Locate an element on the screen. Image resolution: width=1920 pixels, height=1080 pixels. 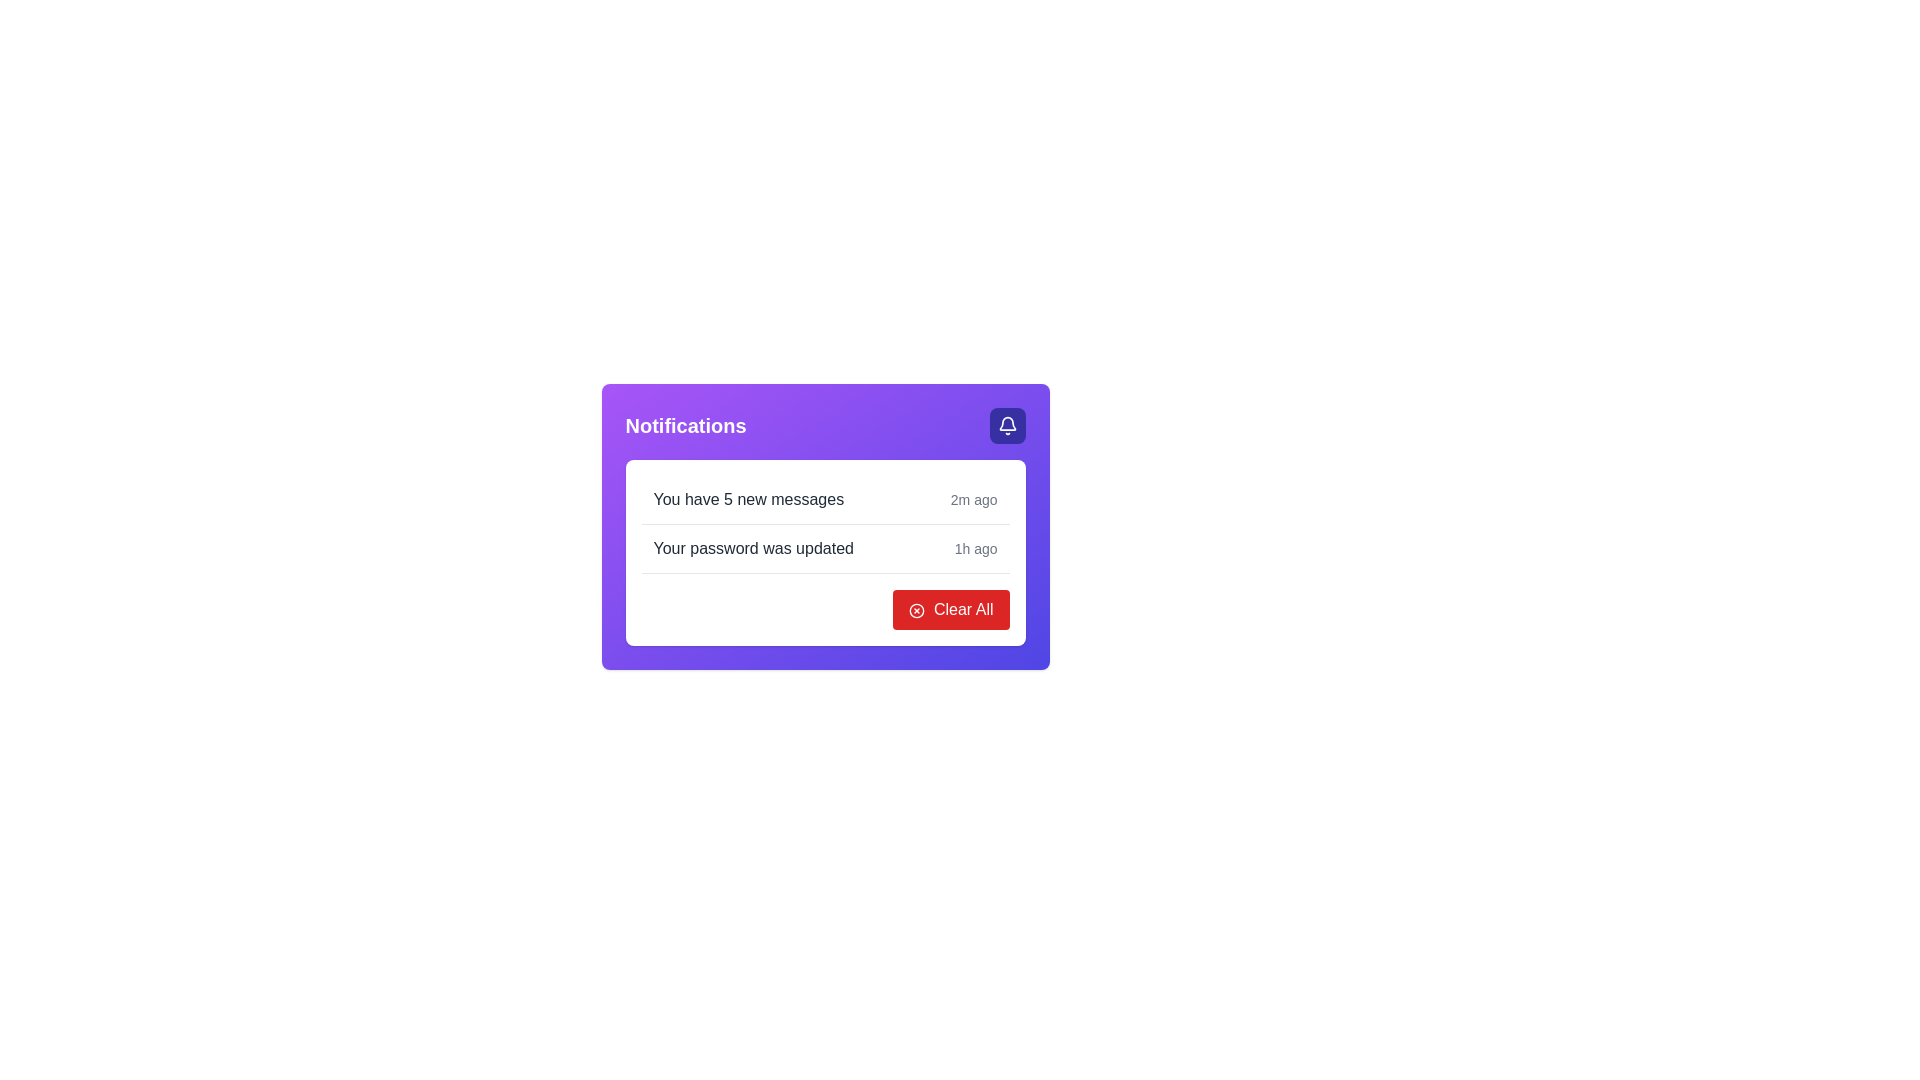
the right-aligned text label that indicates the timestamp of the associated event within the notification card component is located at coordinates (974, 499).